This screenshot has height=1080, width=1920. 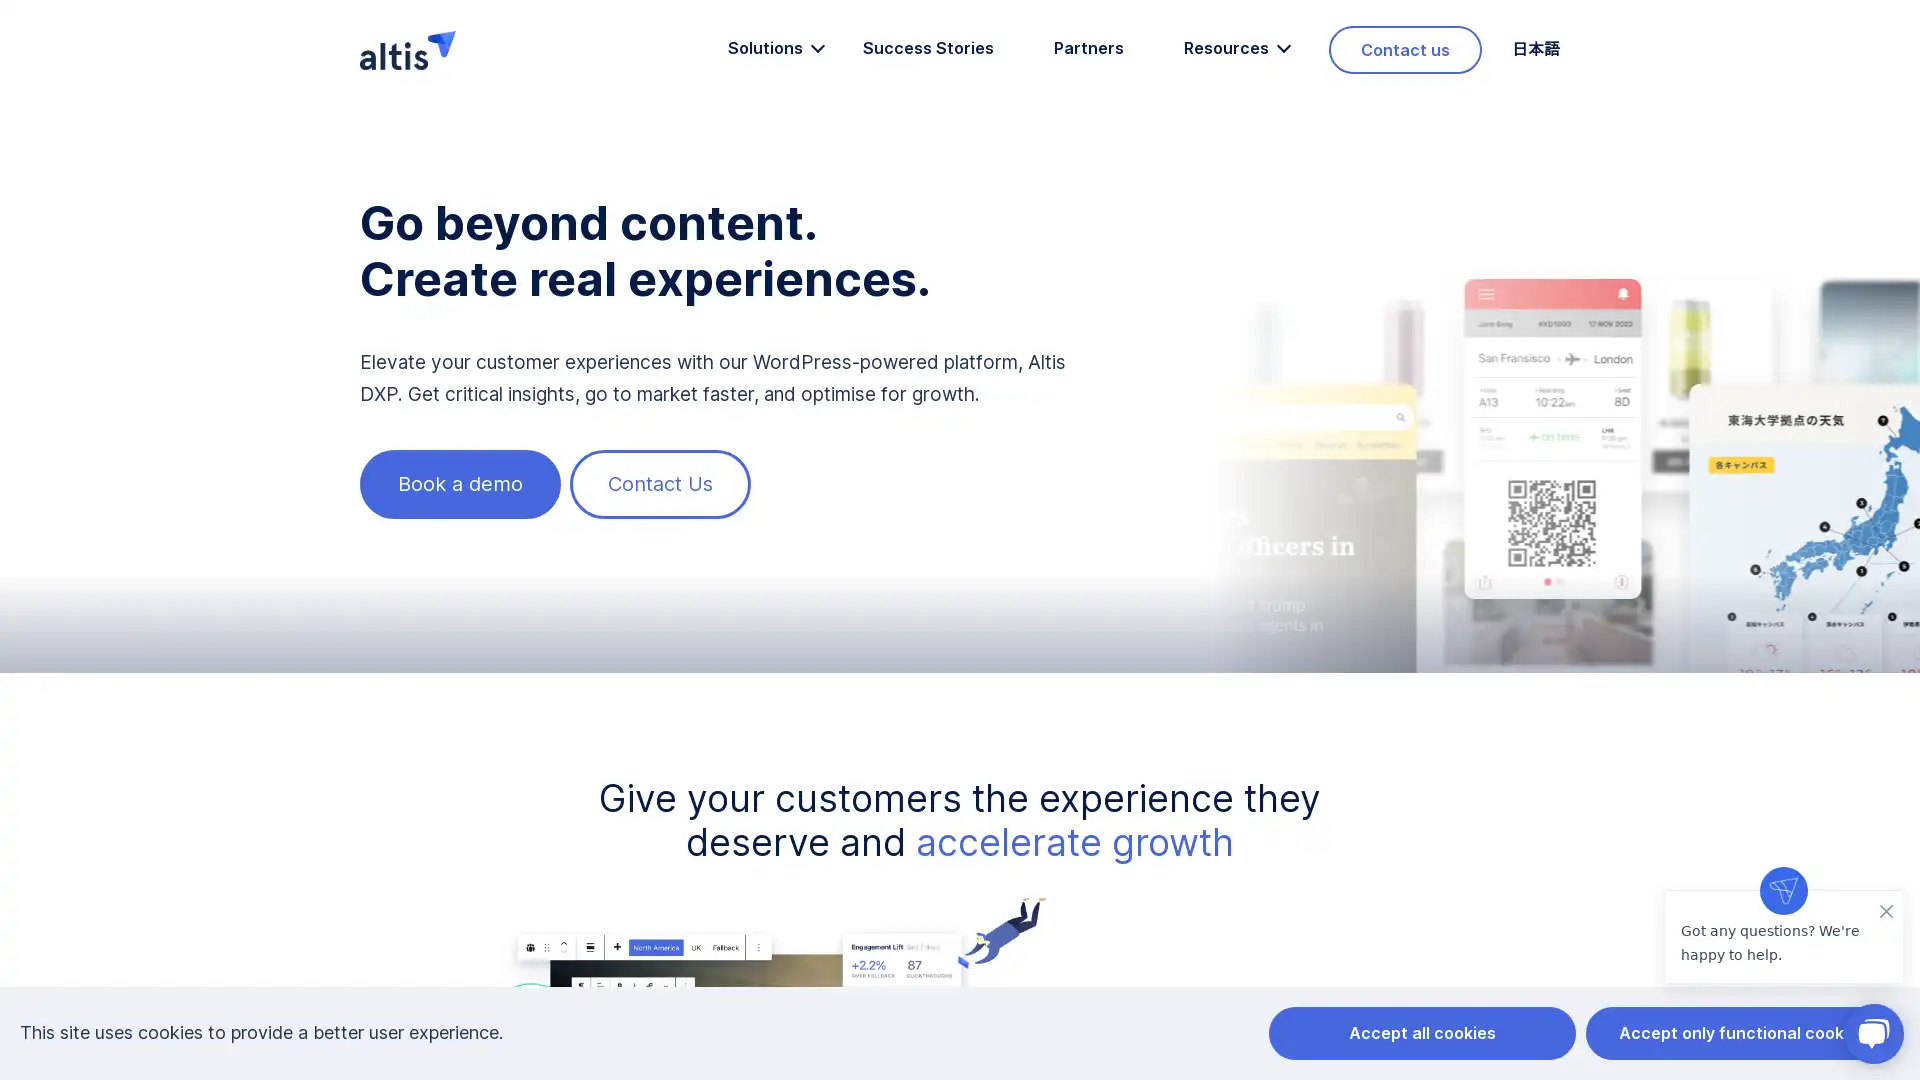 What do you see at coordinates (763, 46) in the screenshot?
I see `Solutions` at bounding box center [763, 46].